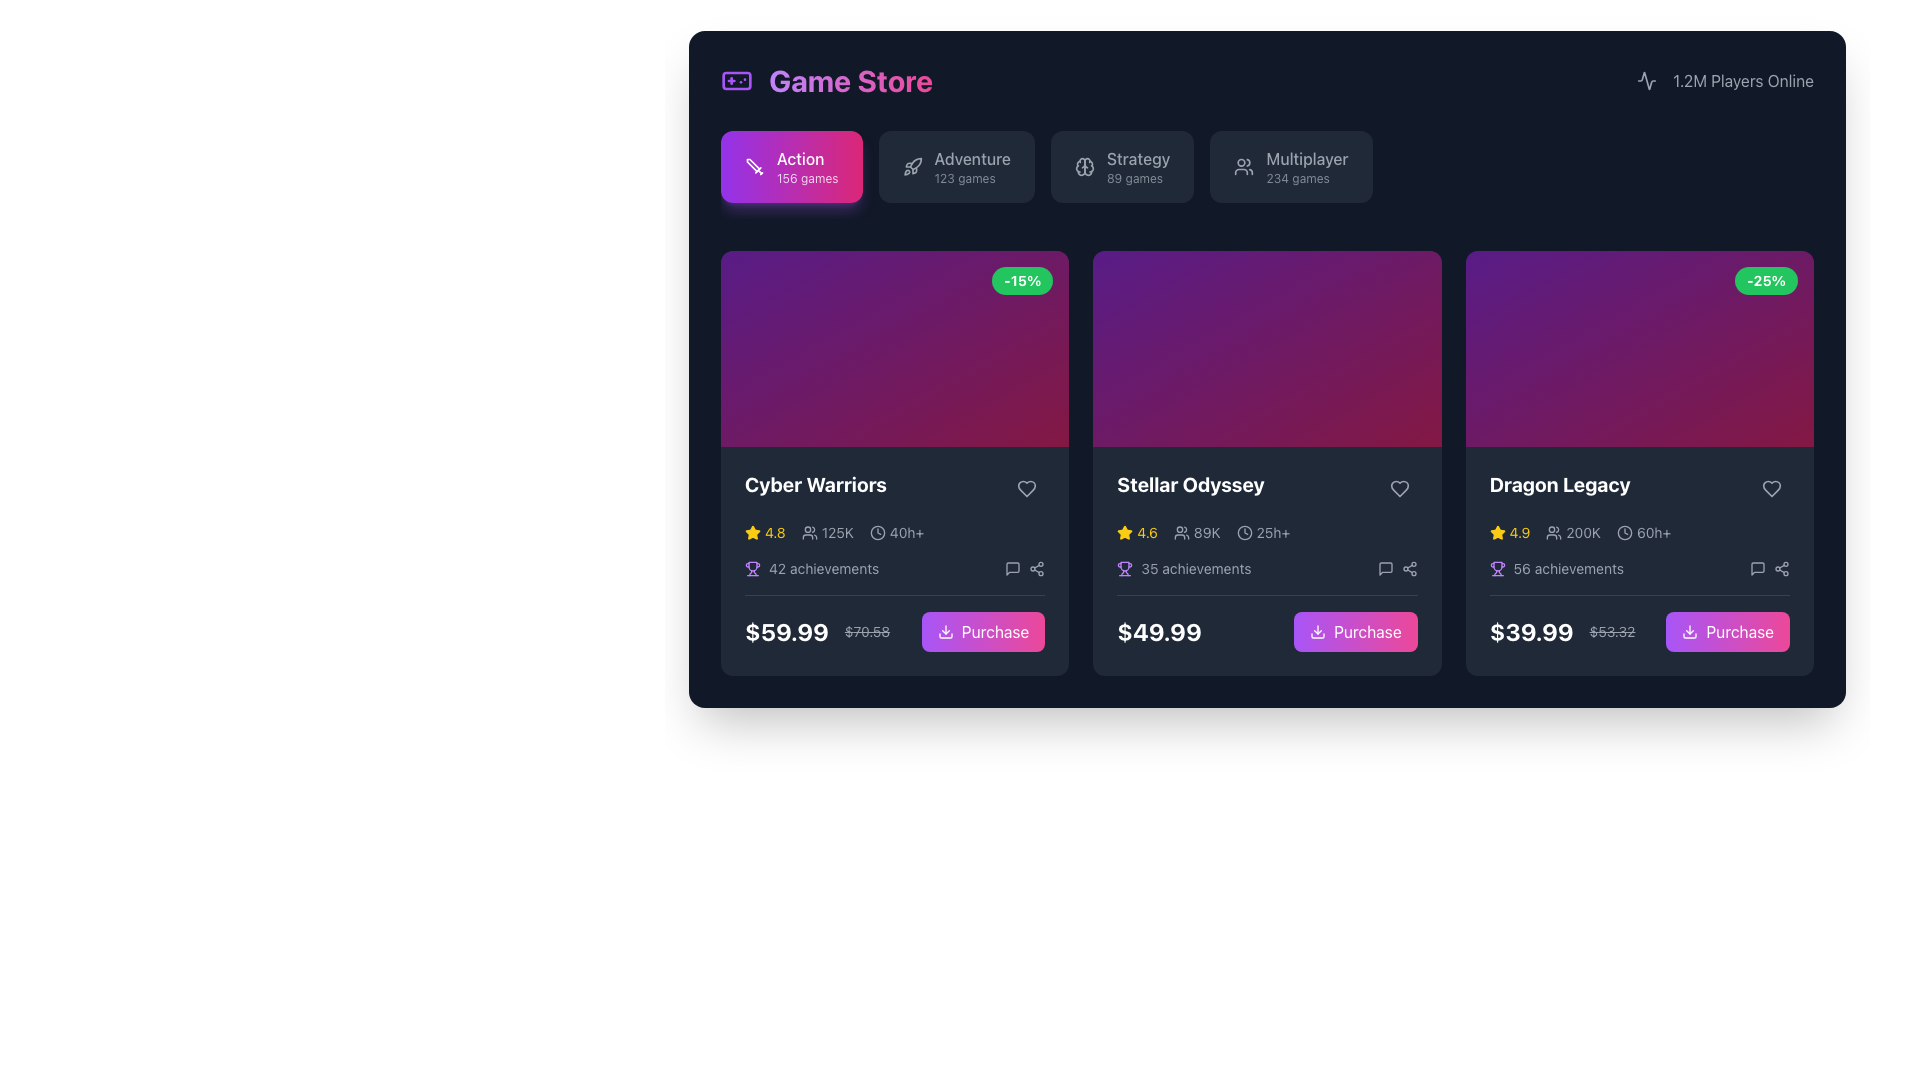 The width and height of the screenshot is (1920, 1080). I want to click on the share icon located in the lower-right of the 'Dragon Legacy' card, so click(1770, 567).